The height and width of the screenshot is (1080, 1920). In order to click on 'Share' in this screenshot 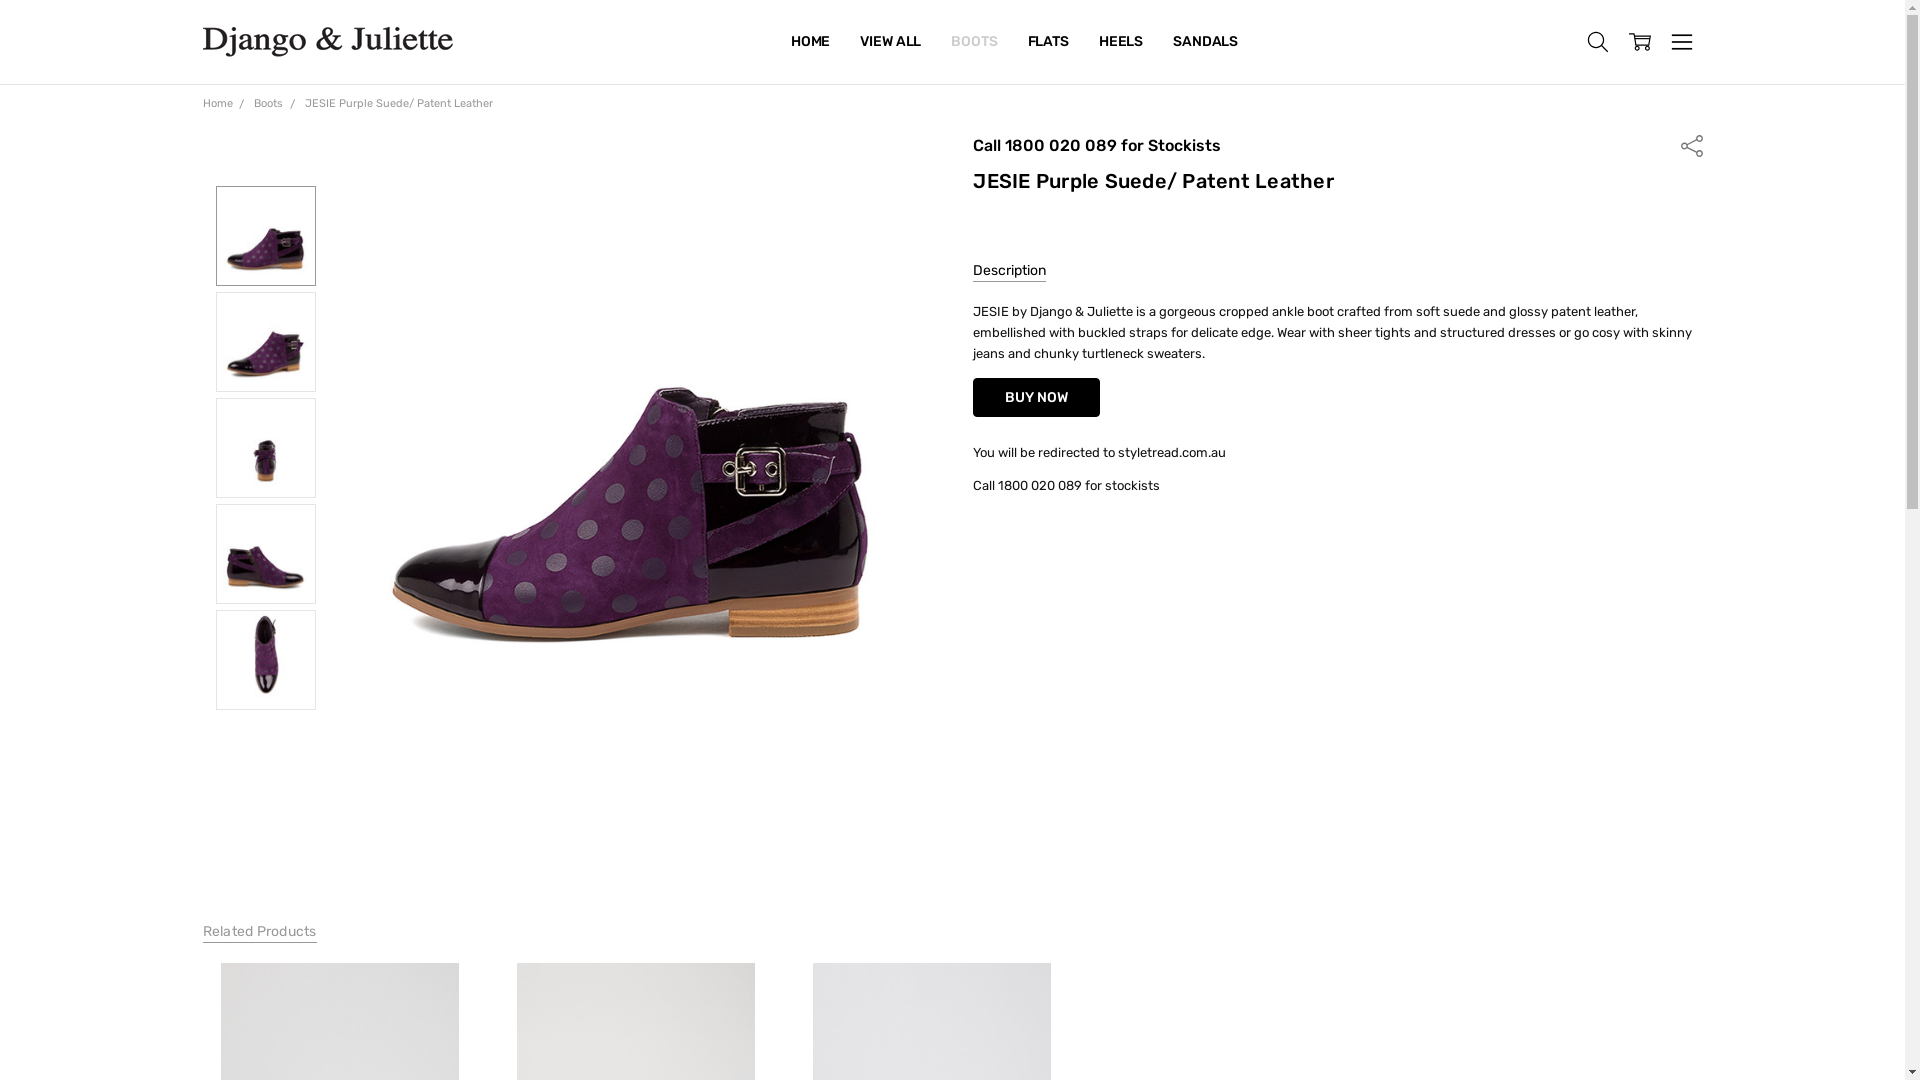, I will do `click(1689, 143)`.